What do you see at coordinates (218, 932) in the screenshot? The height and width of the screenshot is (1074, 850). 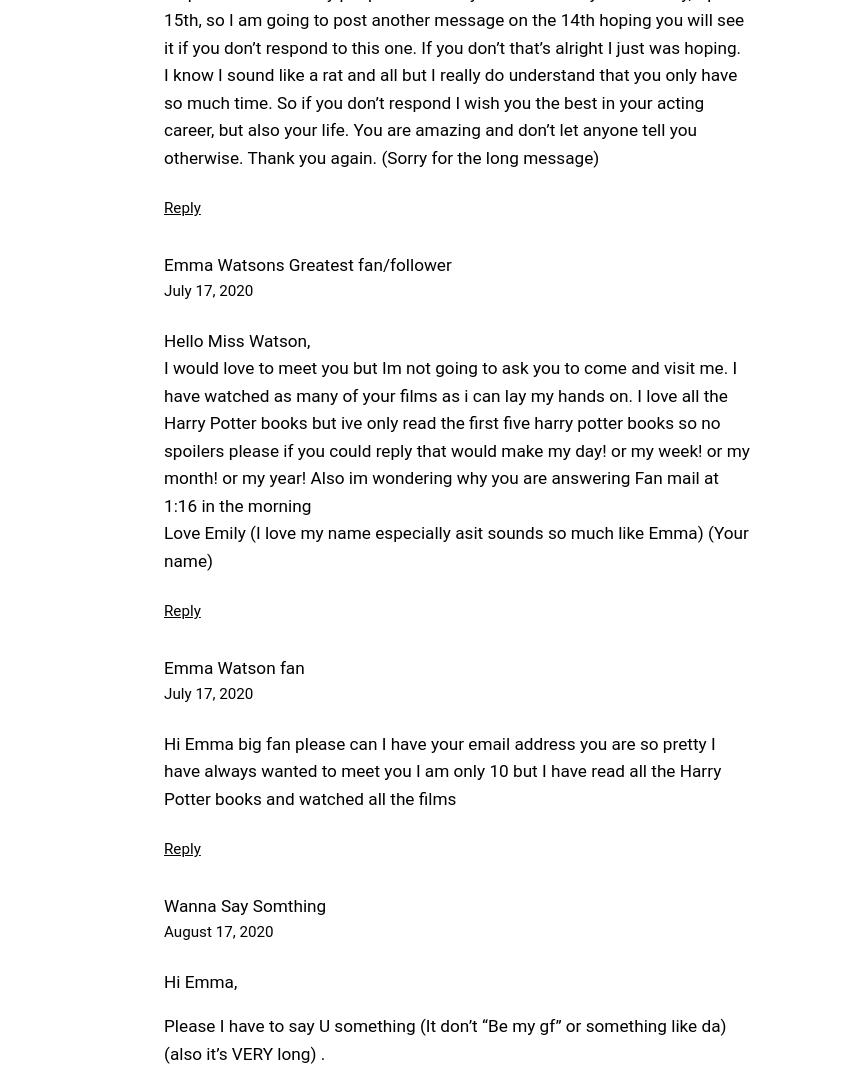 I see `'August 17, 2020'` at bounding box center [218, 932].